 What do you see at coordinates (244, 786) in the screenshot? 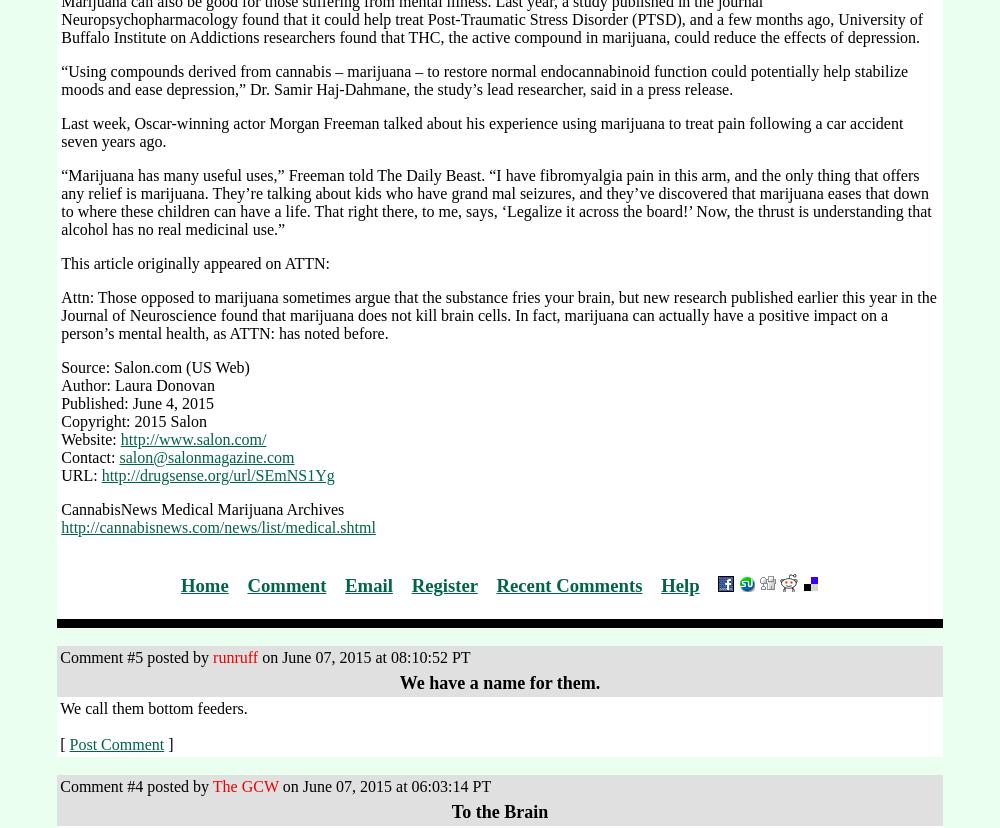
I see `'The GCW'` at bounding box center [244, 786].